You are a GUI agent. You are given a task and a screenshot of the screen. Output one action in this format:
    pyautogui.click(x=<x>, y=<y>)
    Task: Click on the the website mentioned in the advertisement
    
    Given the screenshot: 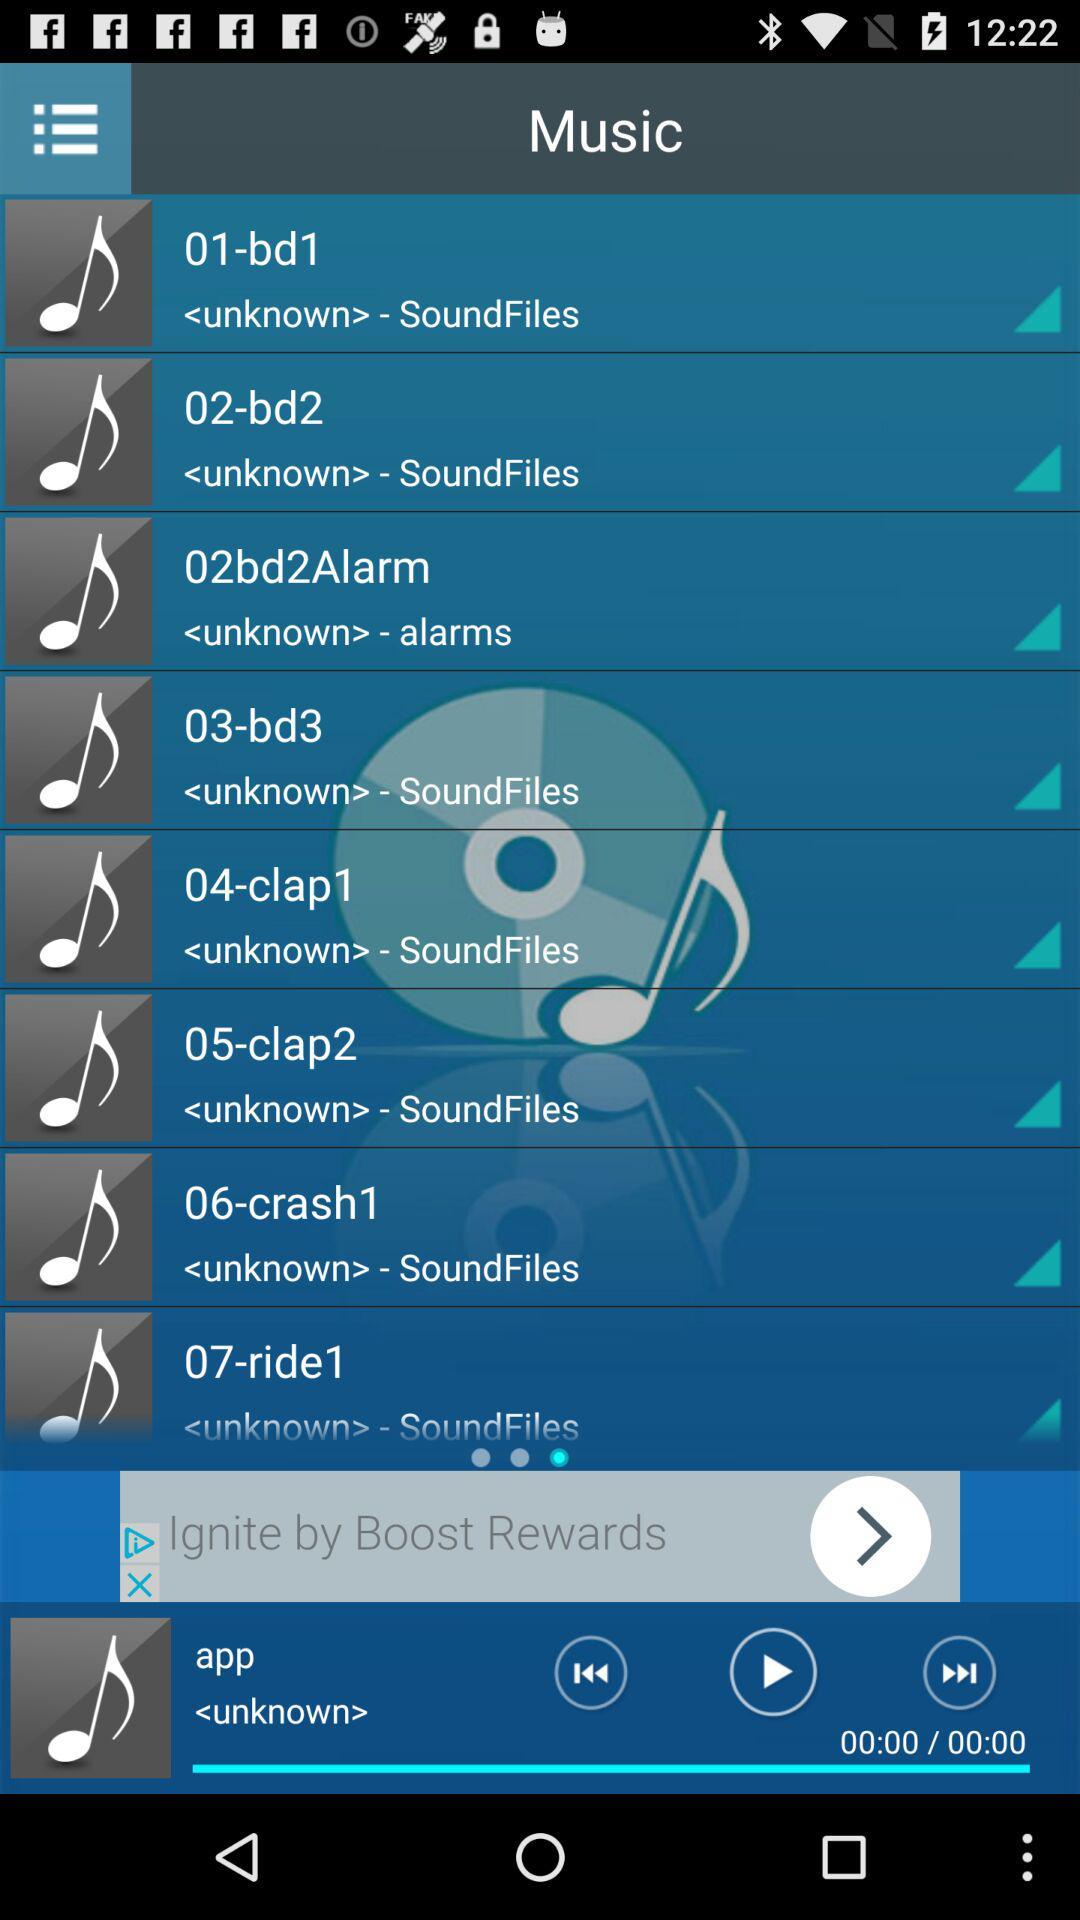 What is the action you would take?
    pyautogui.click(x=540, y=1535)
    